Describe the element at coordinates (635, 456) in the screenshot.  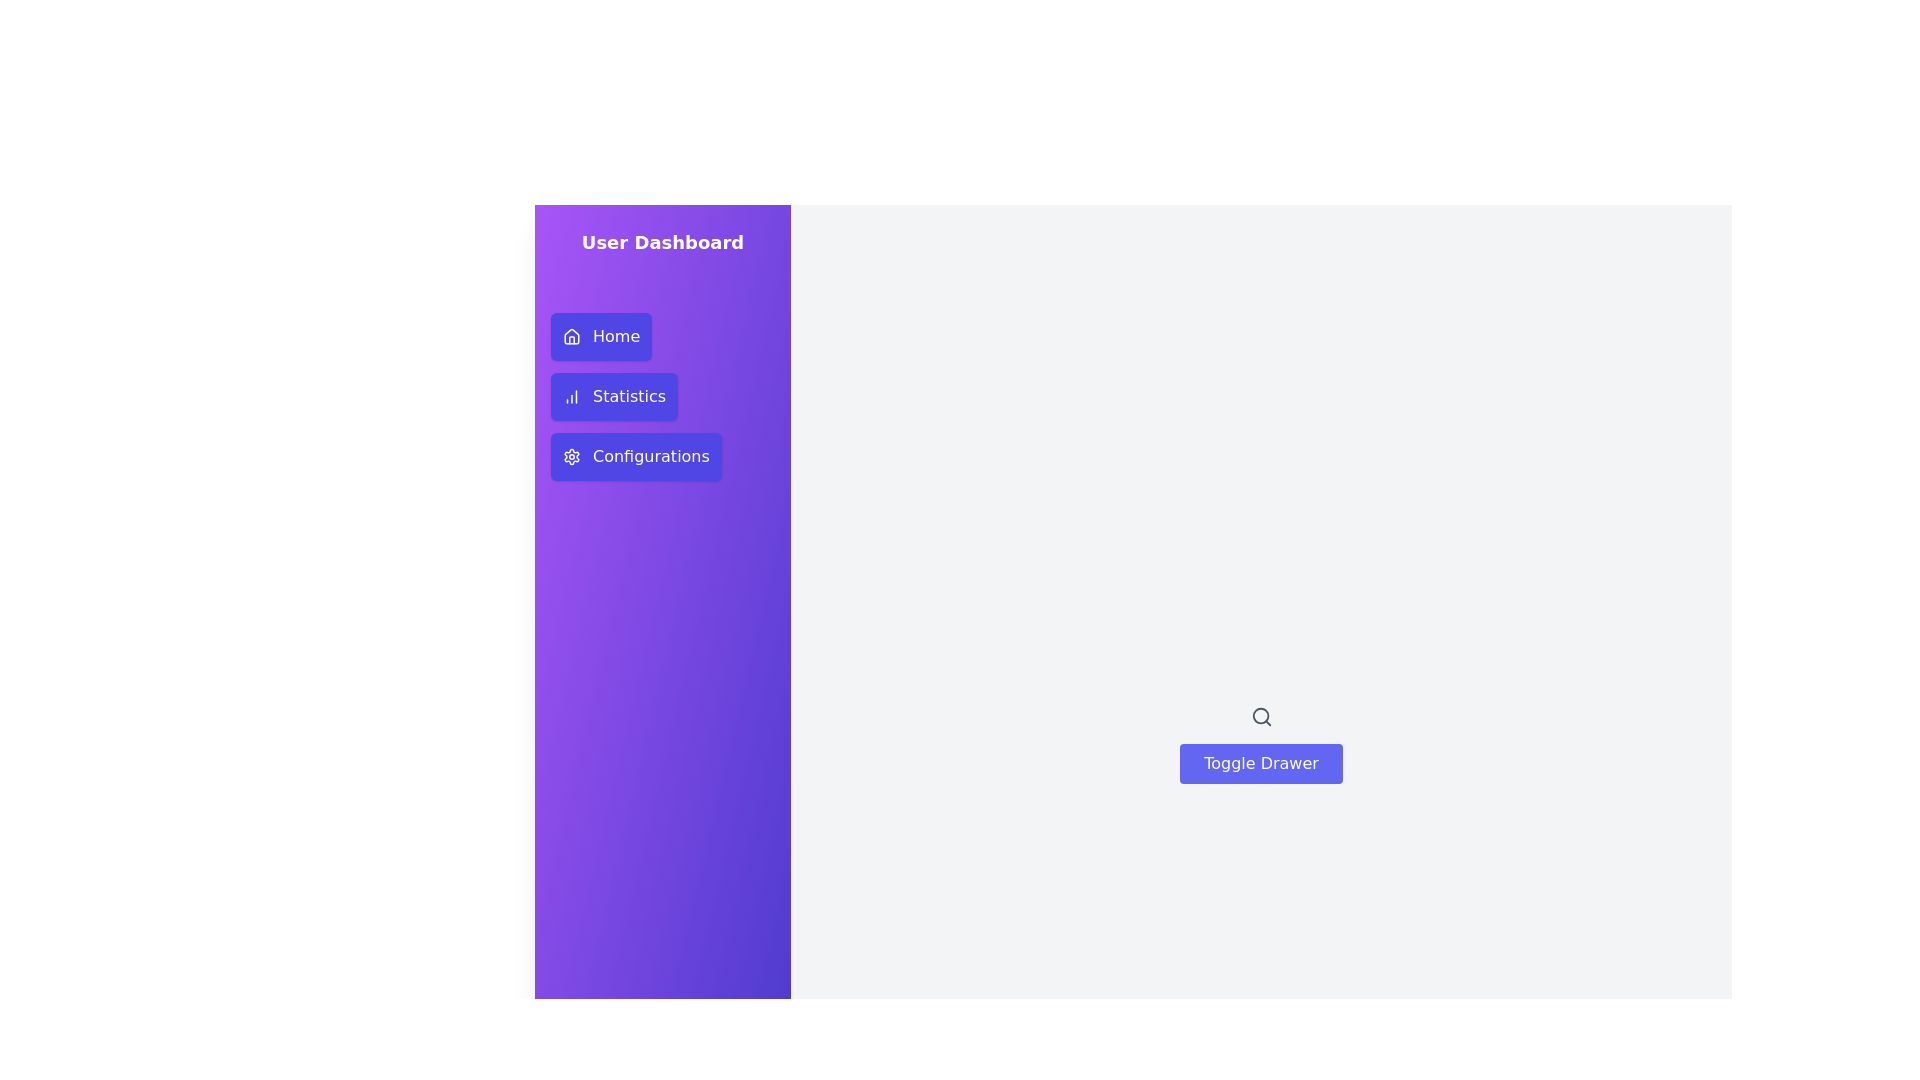
I see `the menu item Configurations in the drawer` at that location.